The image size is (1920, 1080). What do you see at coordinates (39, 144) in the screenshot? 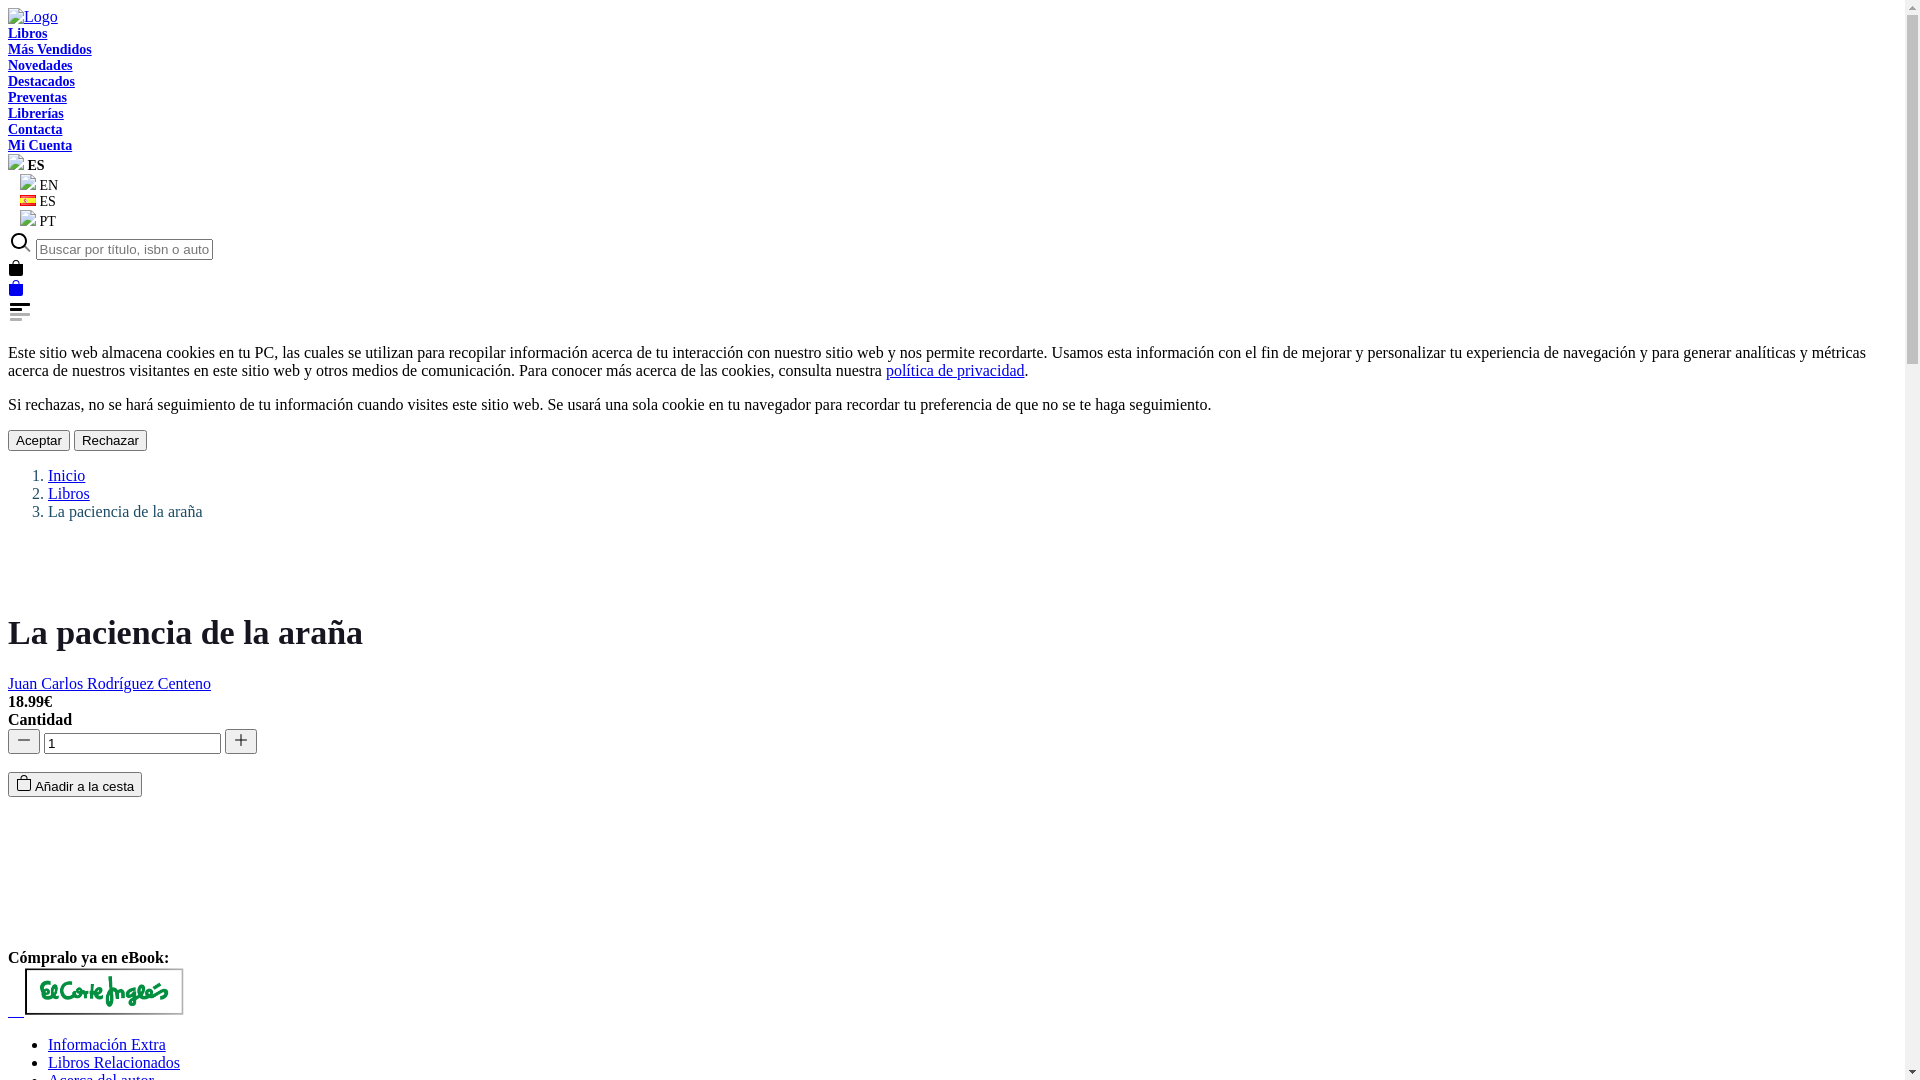
I see `'Mi Cuenta'` at bounding box center [39, 144].